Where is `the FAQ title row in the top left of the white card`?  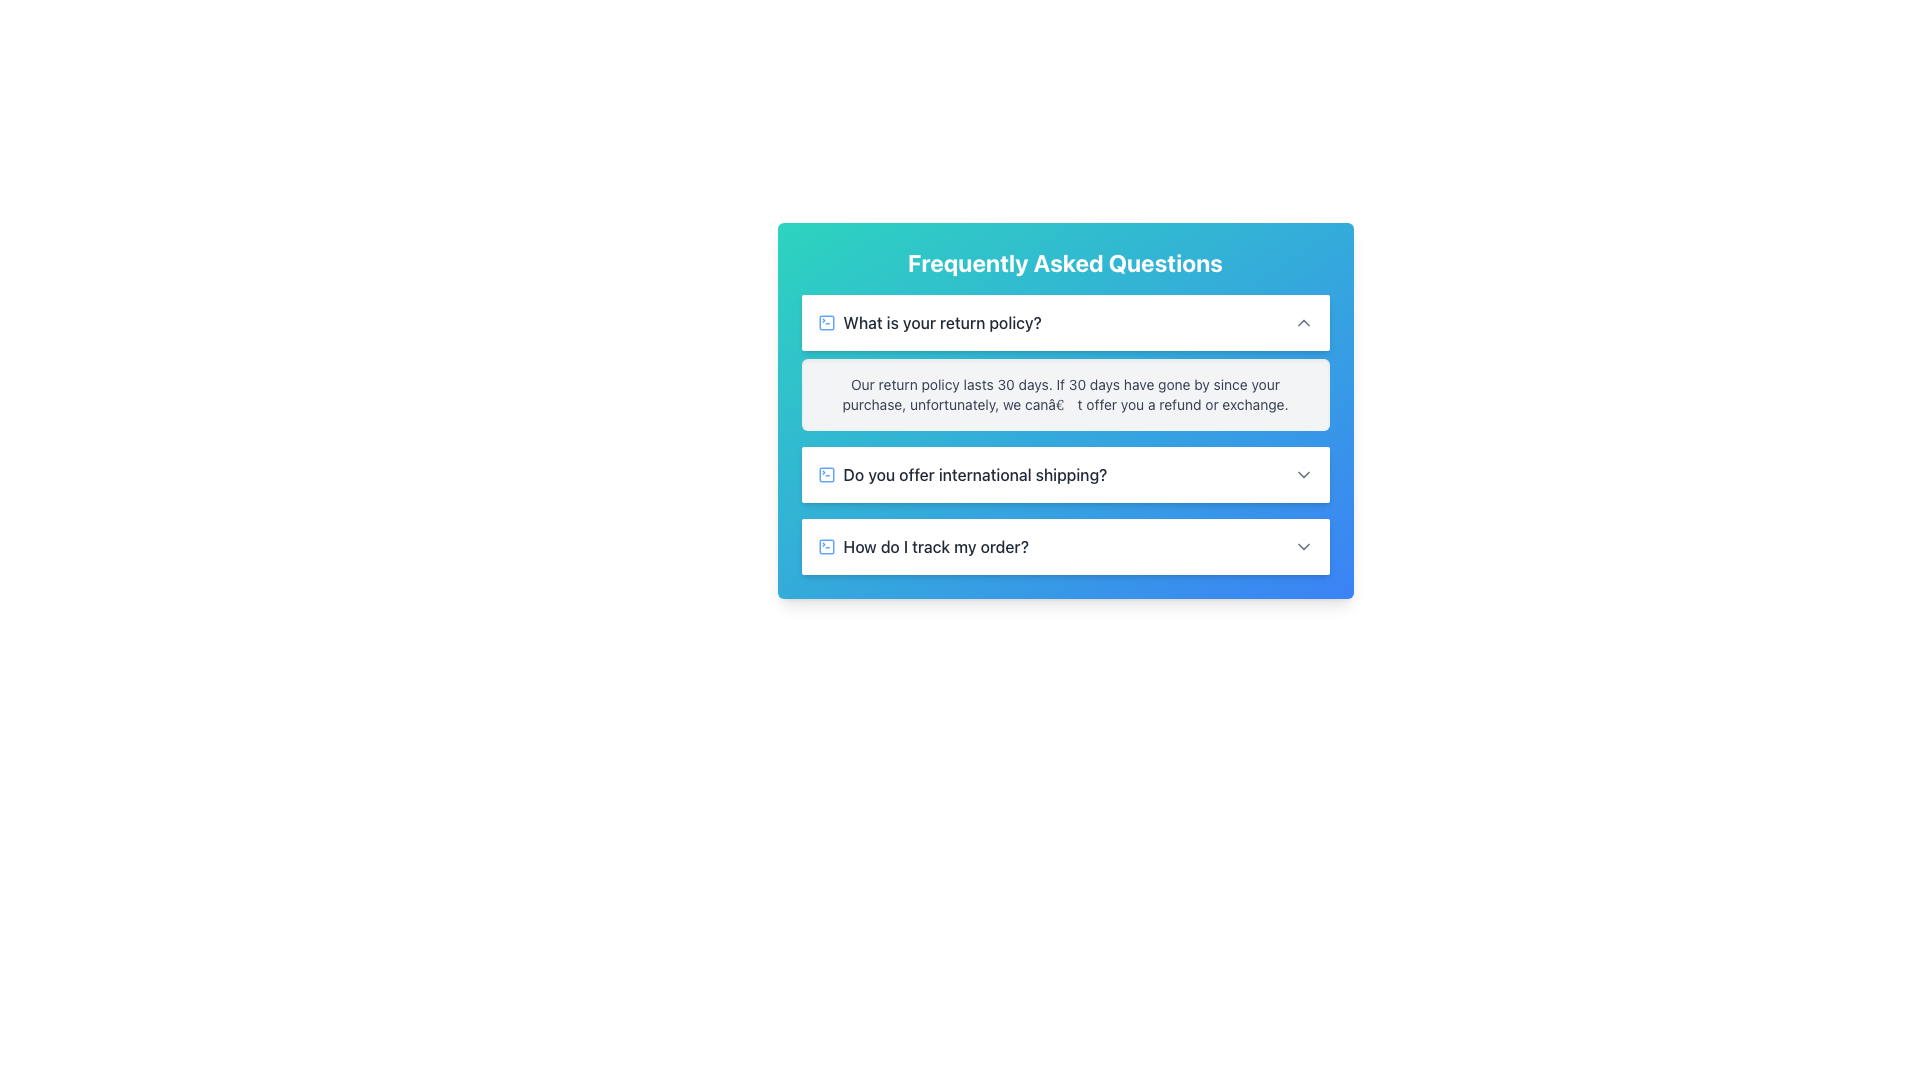
the FAQ title row in the top left of the white card is located at coordinates (928, 322).